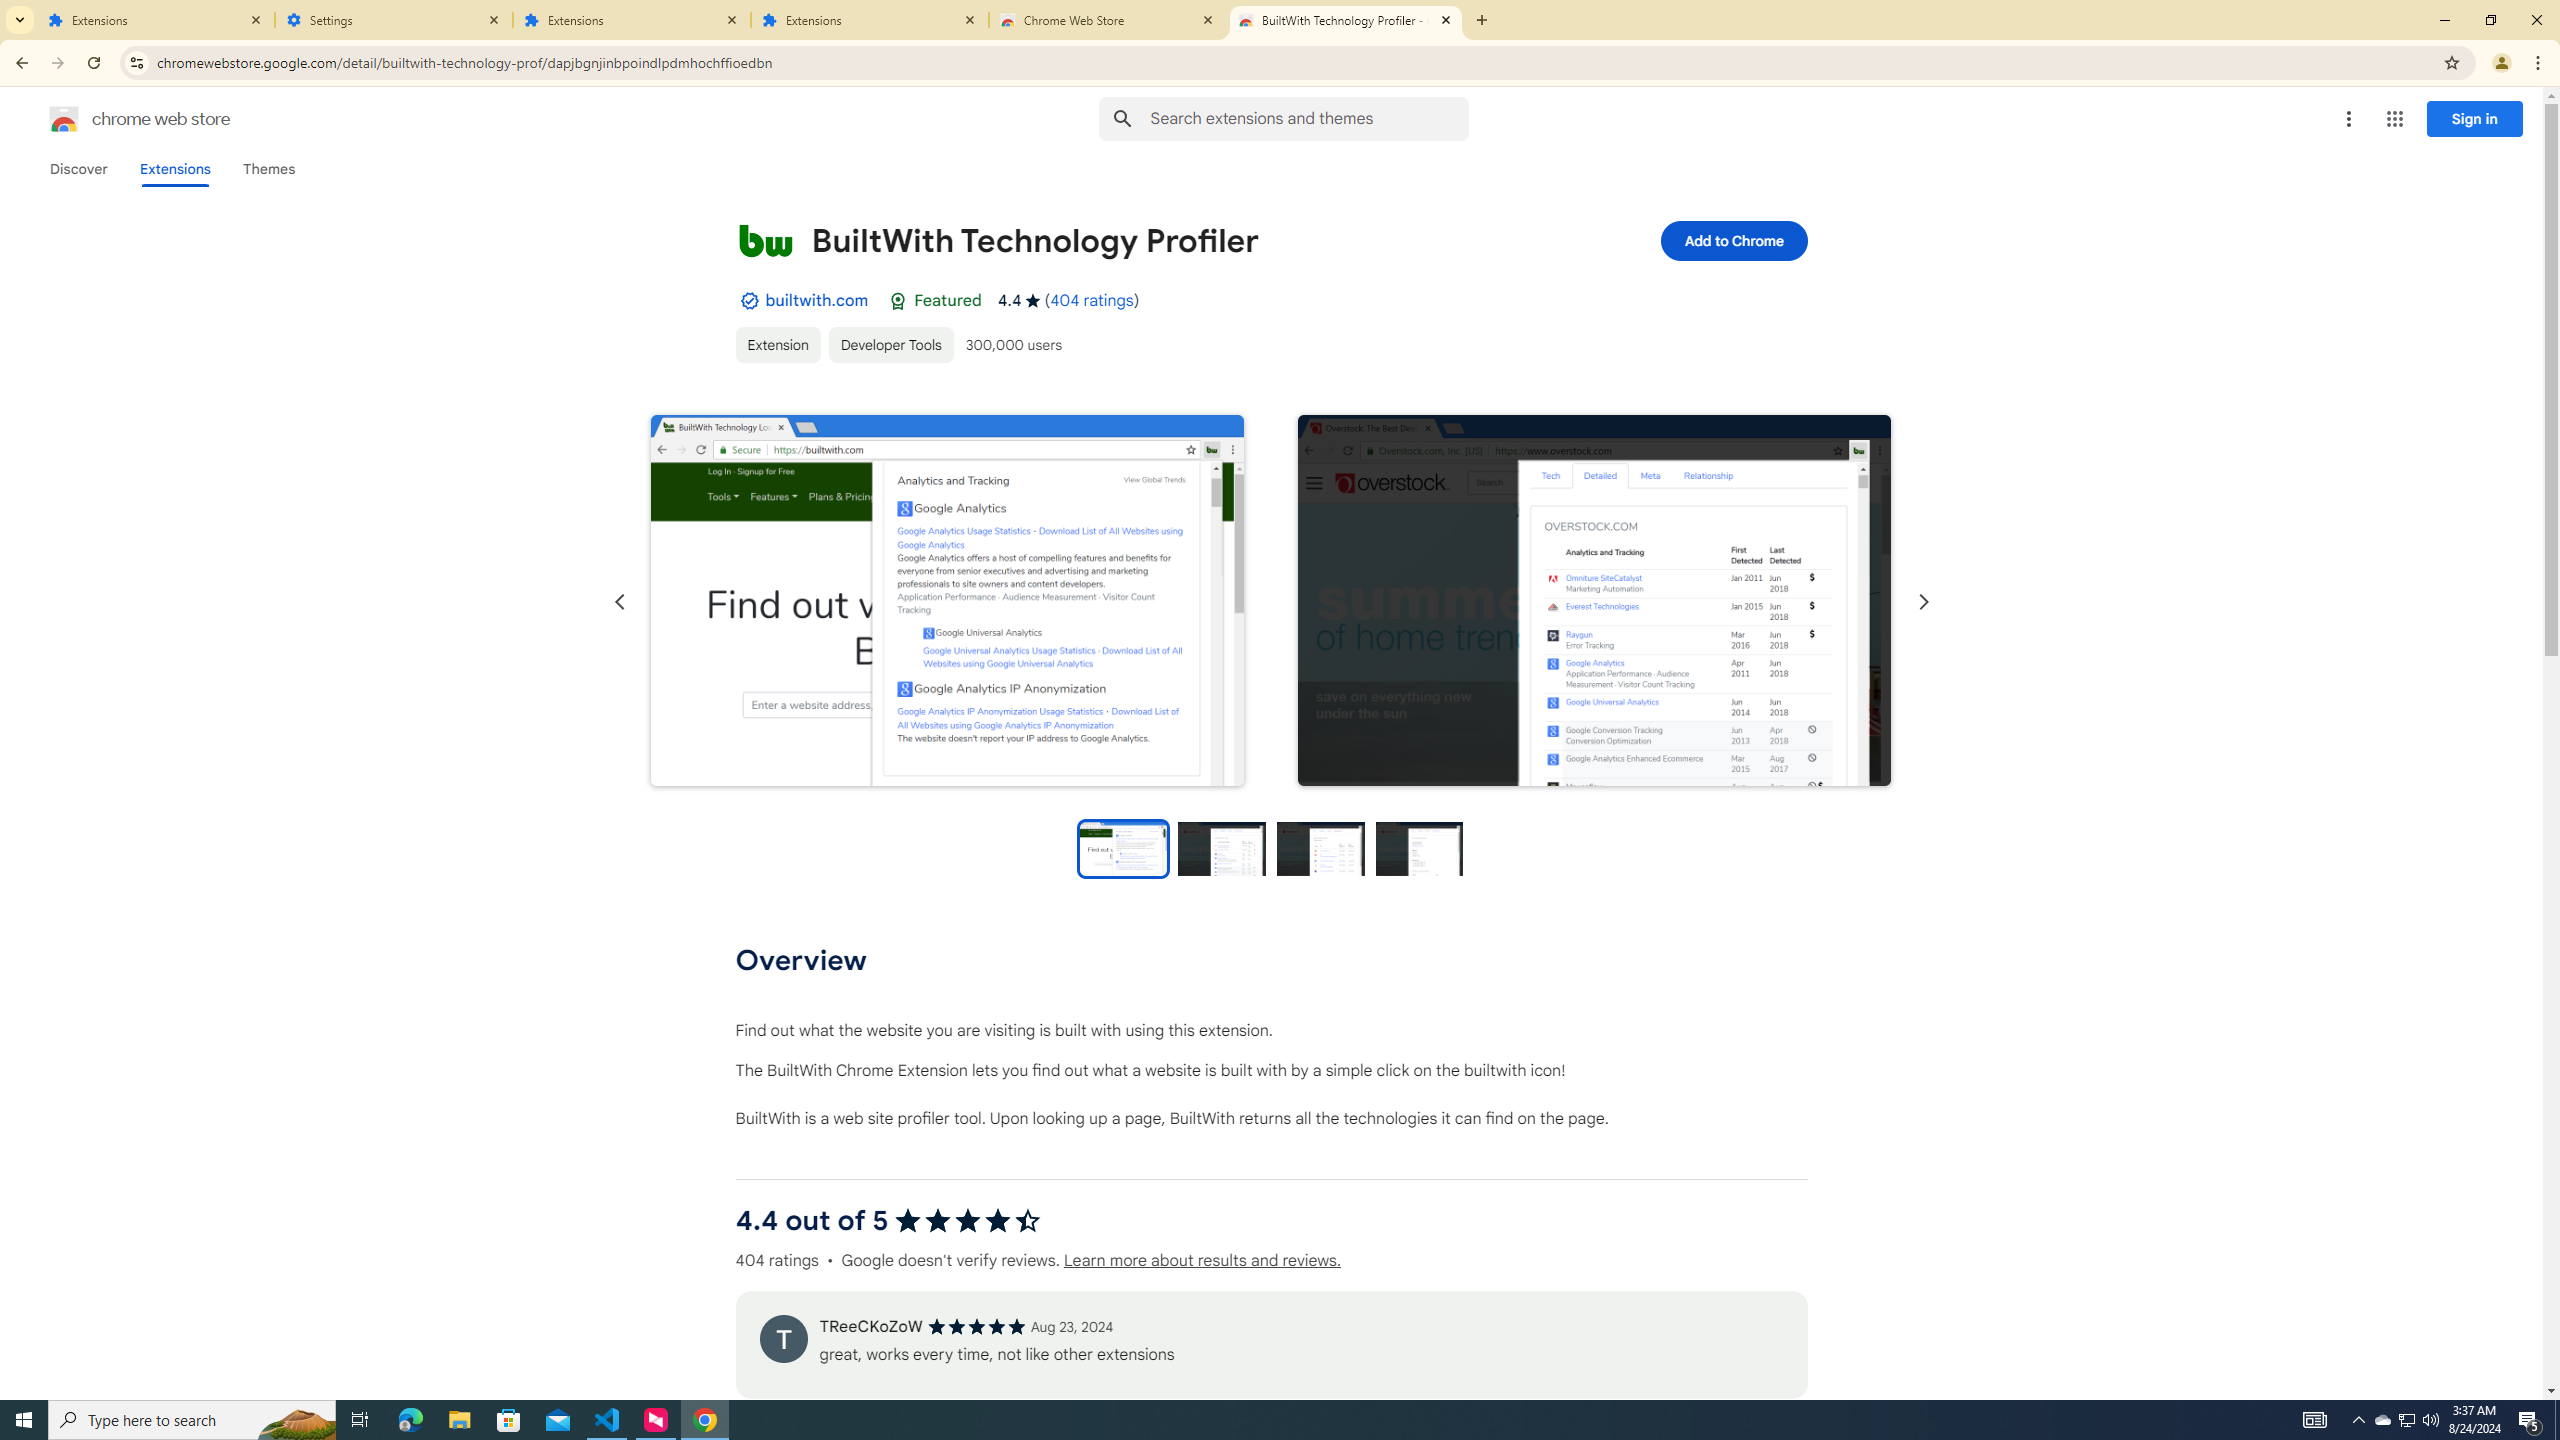  I want to click on 'Preview slide 3', so click(1320, 847).